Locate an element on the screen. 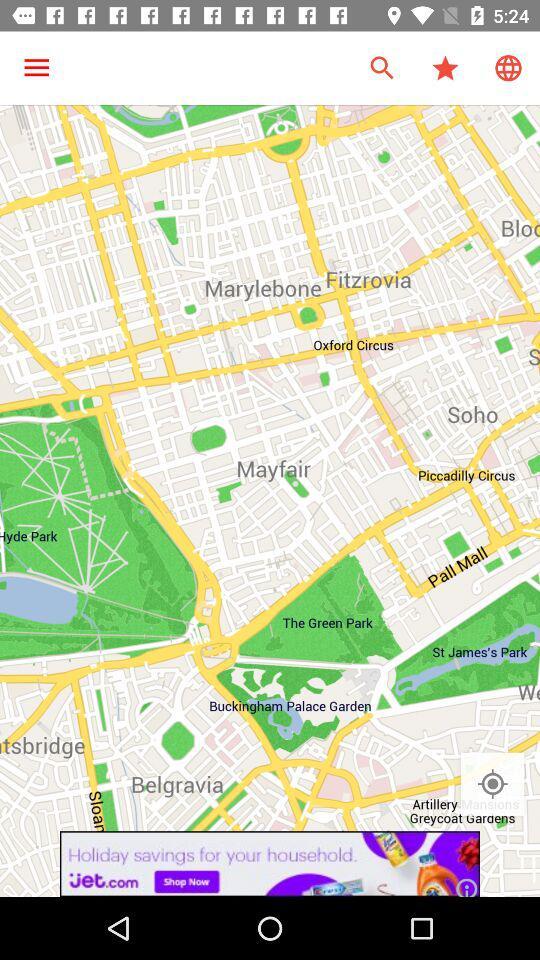 The height and width of the screenshot is (960, 540). turn on navigation is located at coordinates (491, 784).